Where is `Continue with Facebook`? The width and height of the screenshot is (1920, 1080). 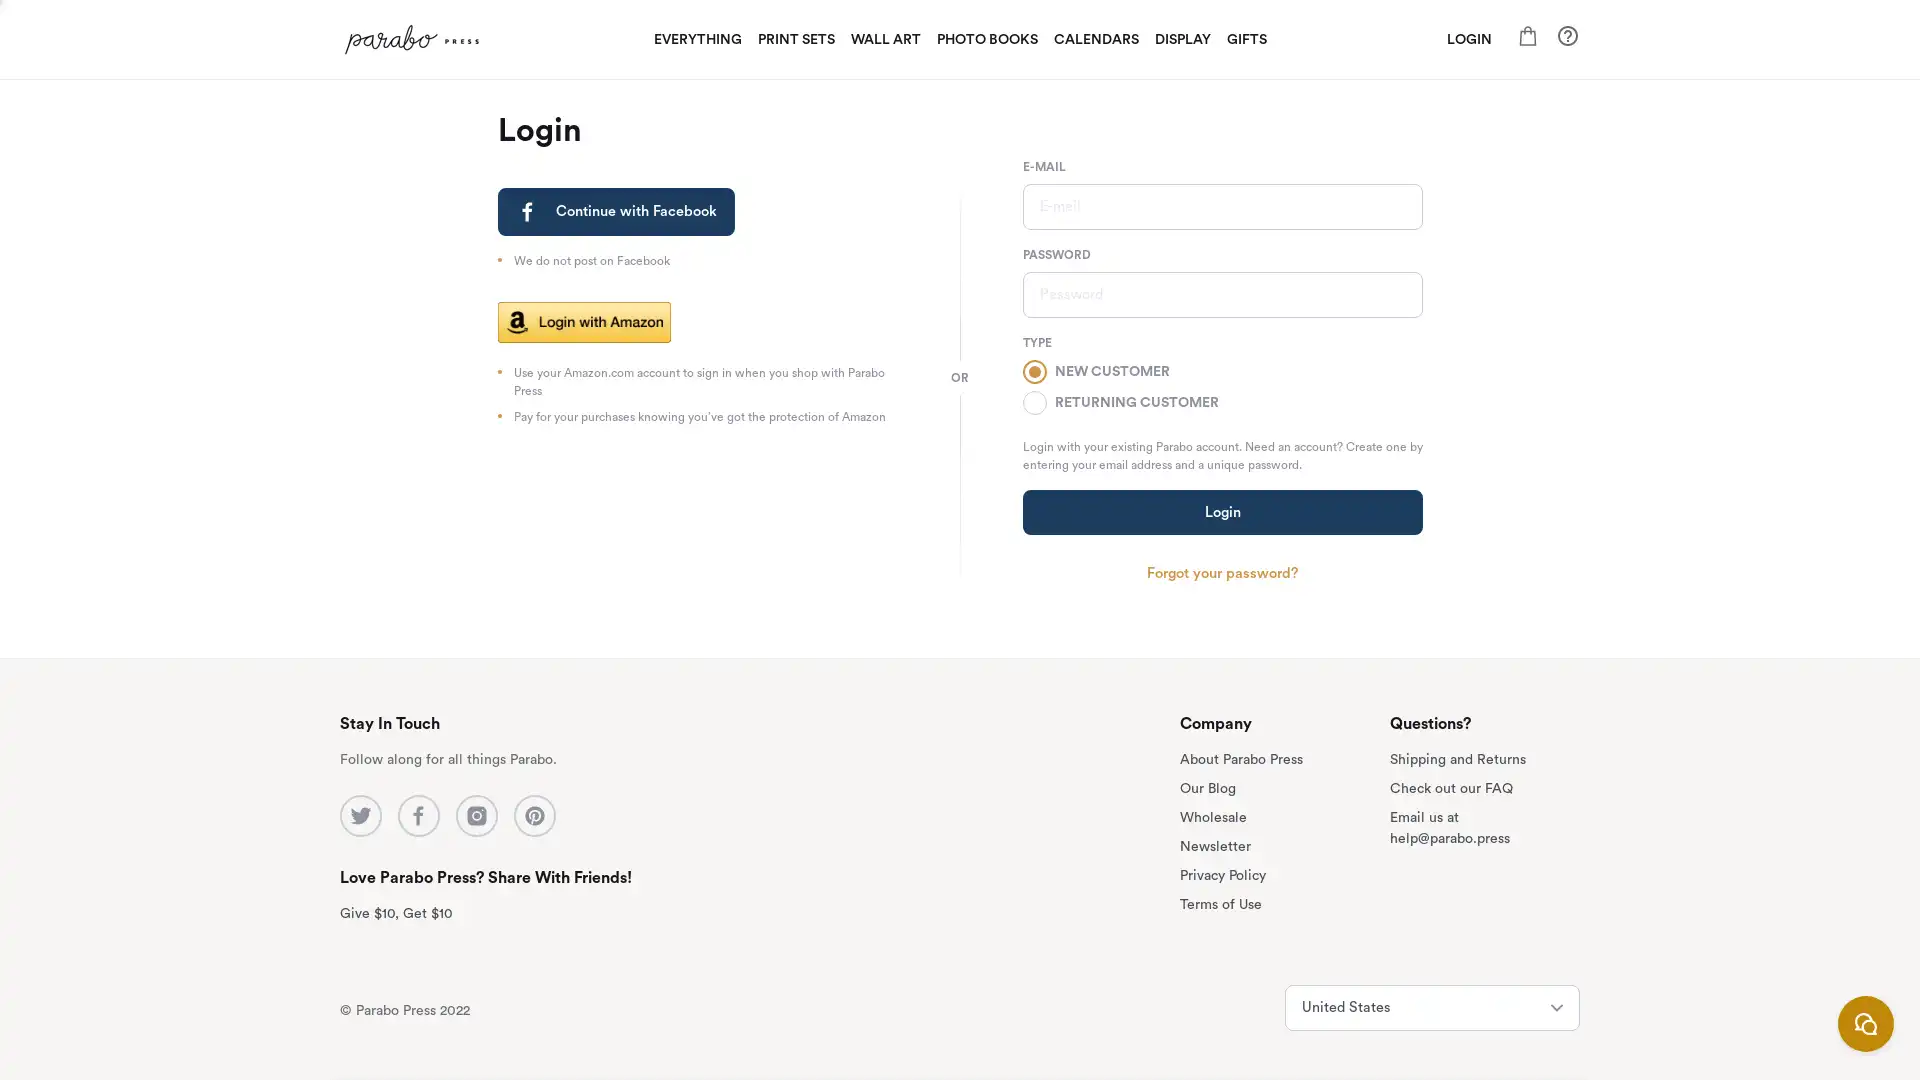
Continue with Facebook is located at coordinates (614, 212).